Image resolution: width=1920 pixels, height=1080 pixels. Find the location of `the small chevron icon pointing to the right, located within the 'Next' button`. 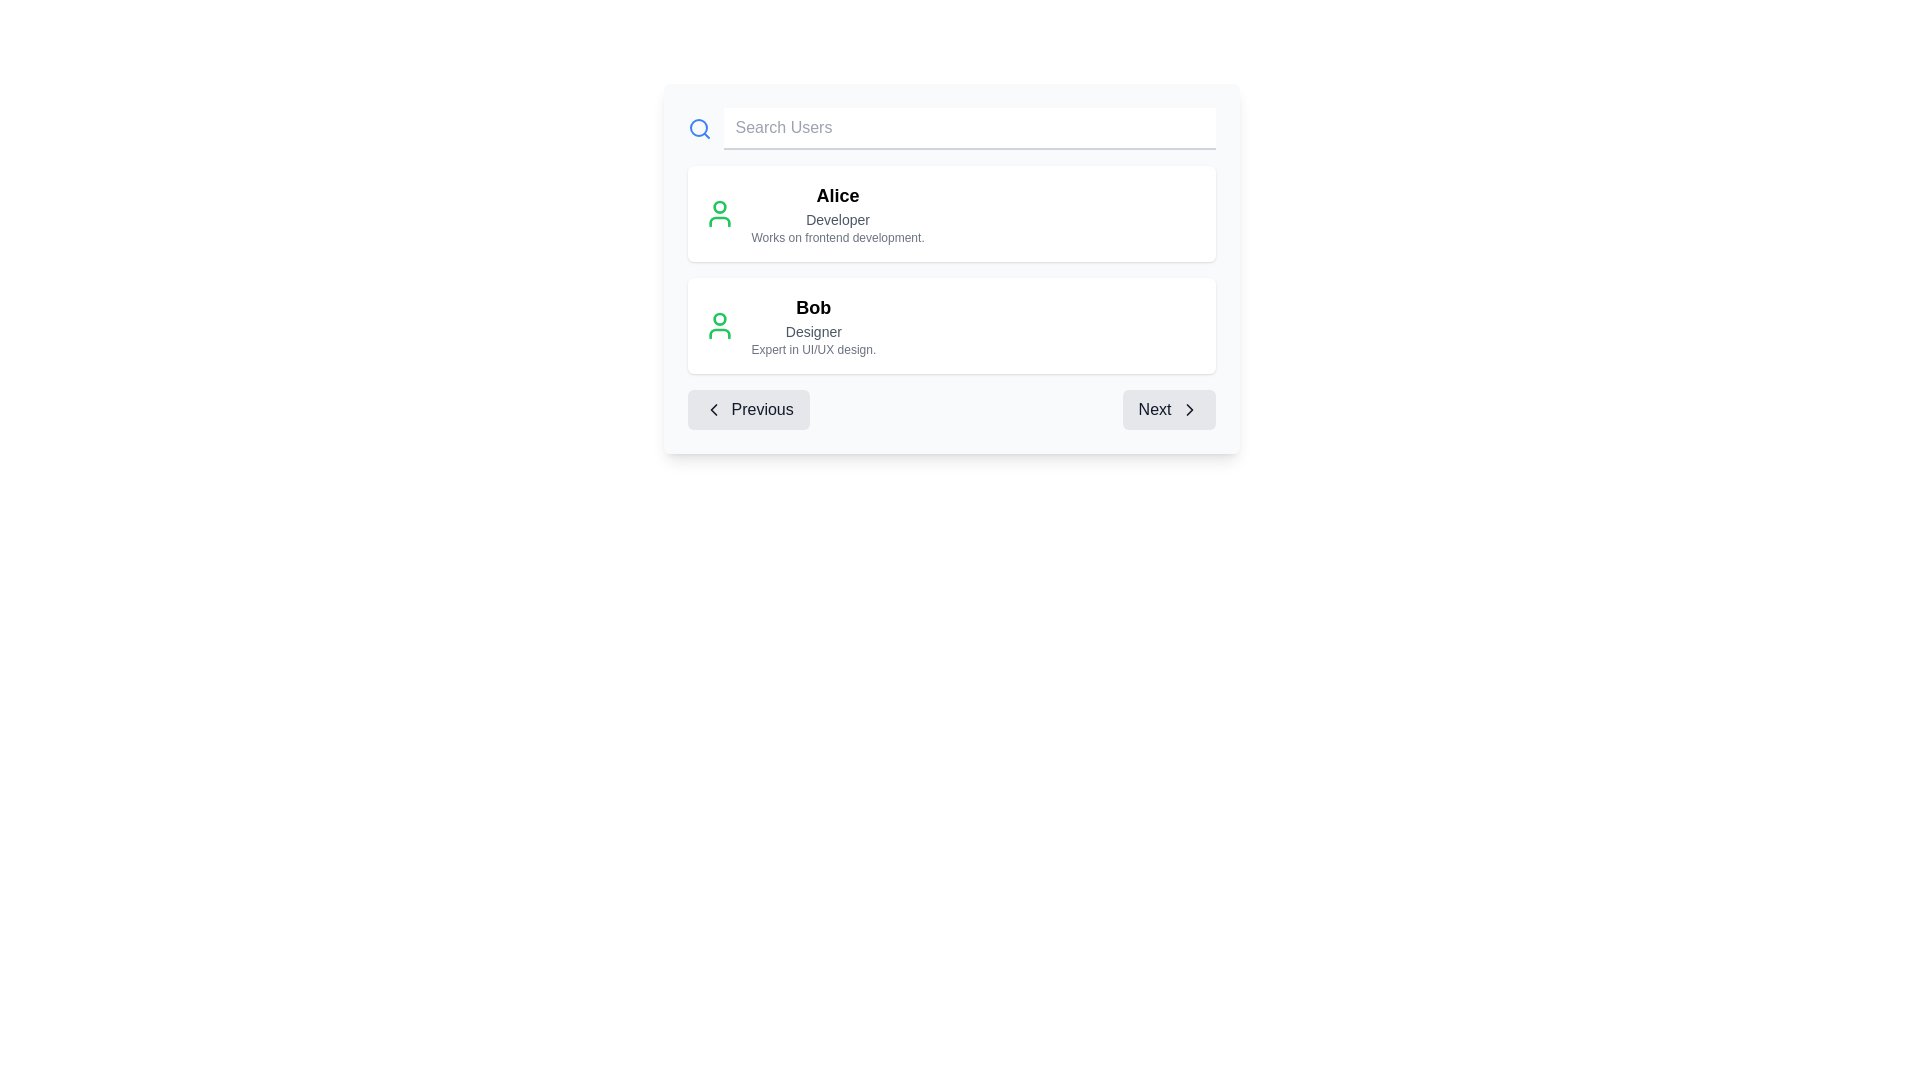

the small chevron icon pointing to the right, located within the 'Next' button is located at coordinates (1189, 408).